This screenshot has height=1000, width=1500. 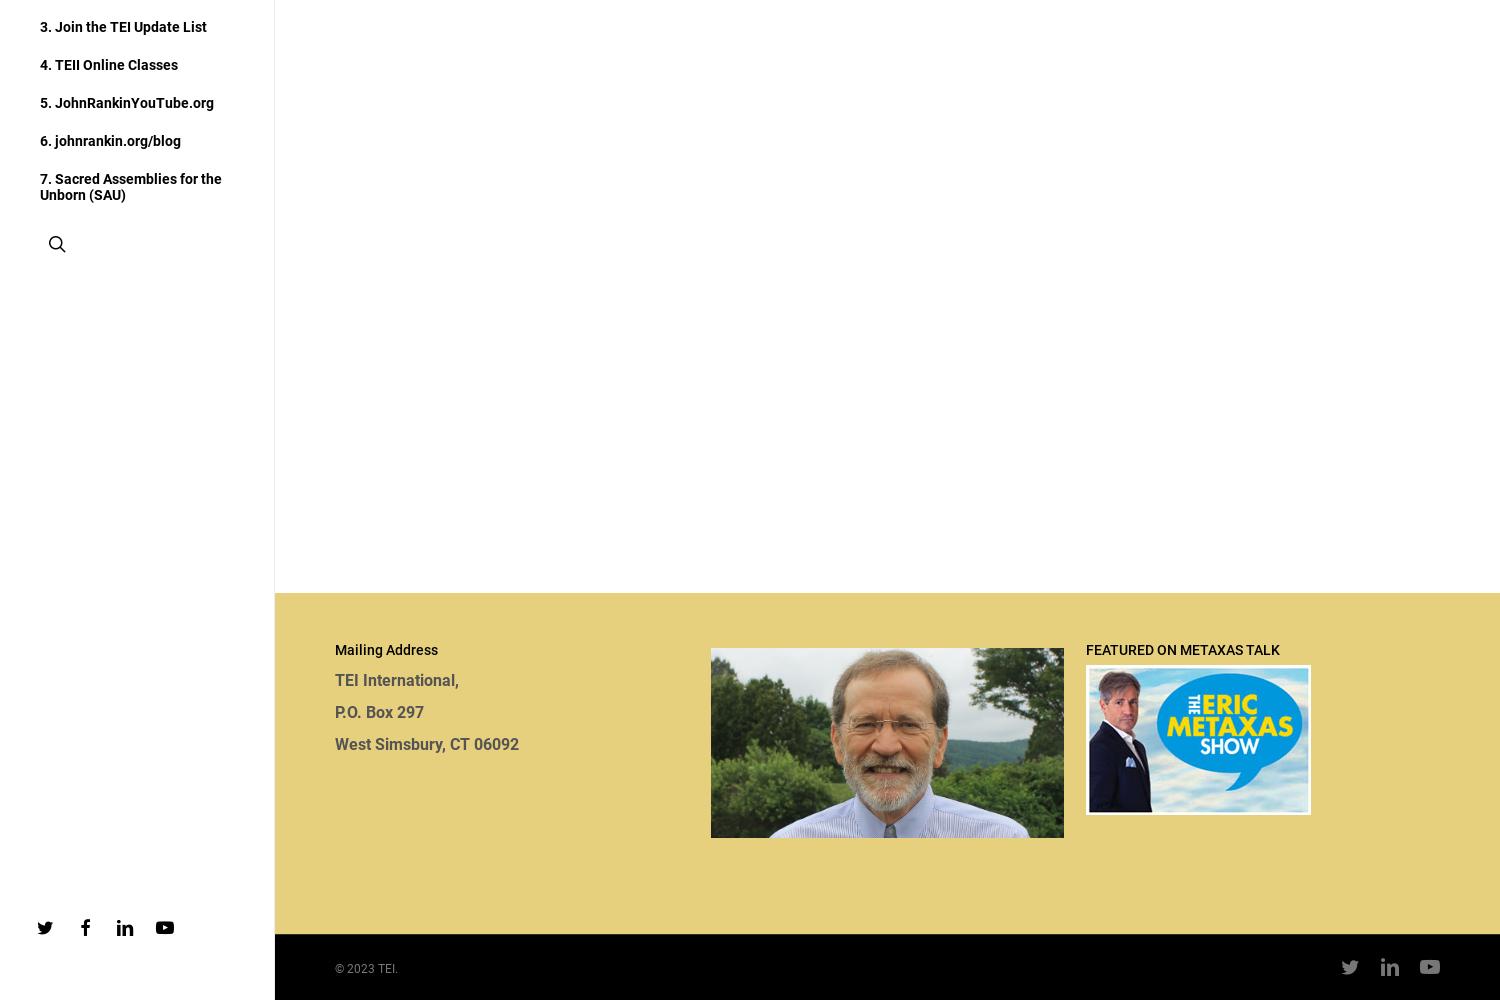 What do you see at coordinates (108, 64) in the screenshot?
I see `'4. TEII Online Classes'` at bounding box center [108, 64].